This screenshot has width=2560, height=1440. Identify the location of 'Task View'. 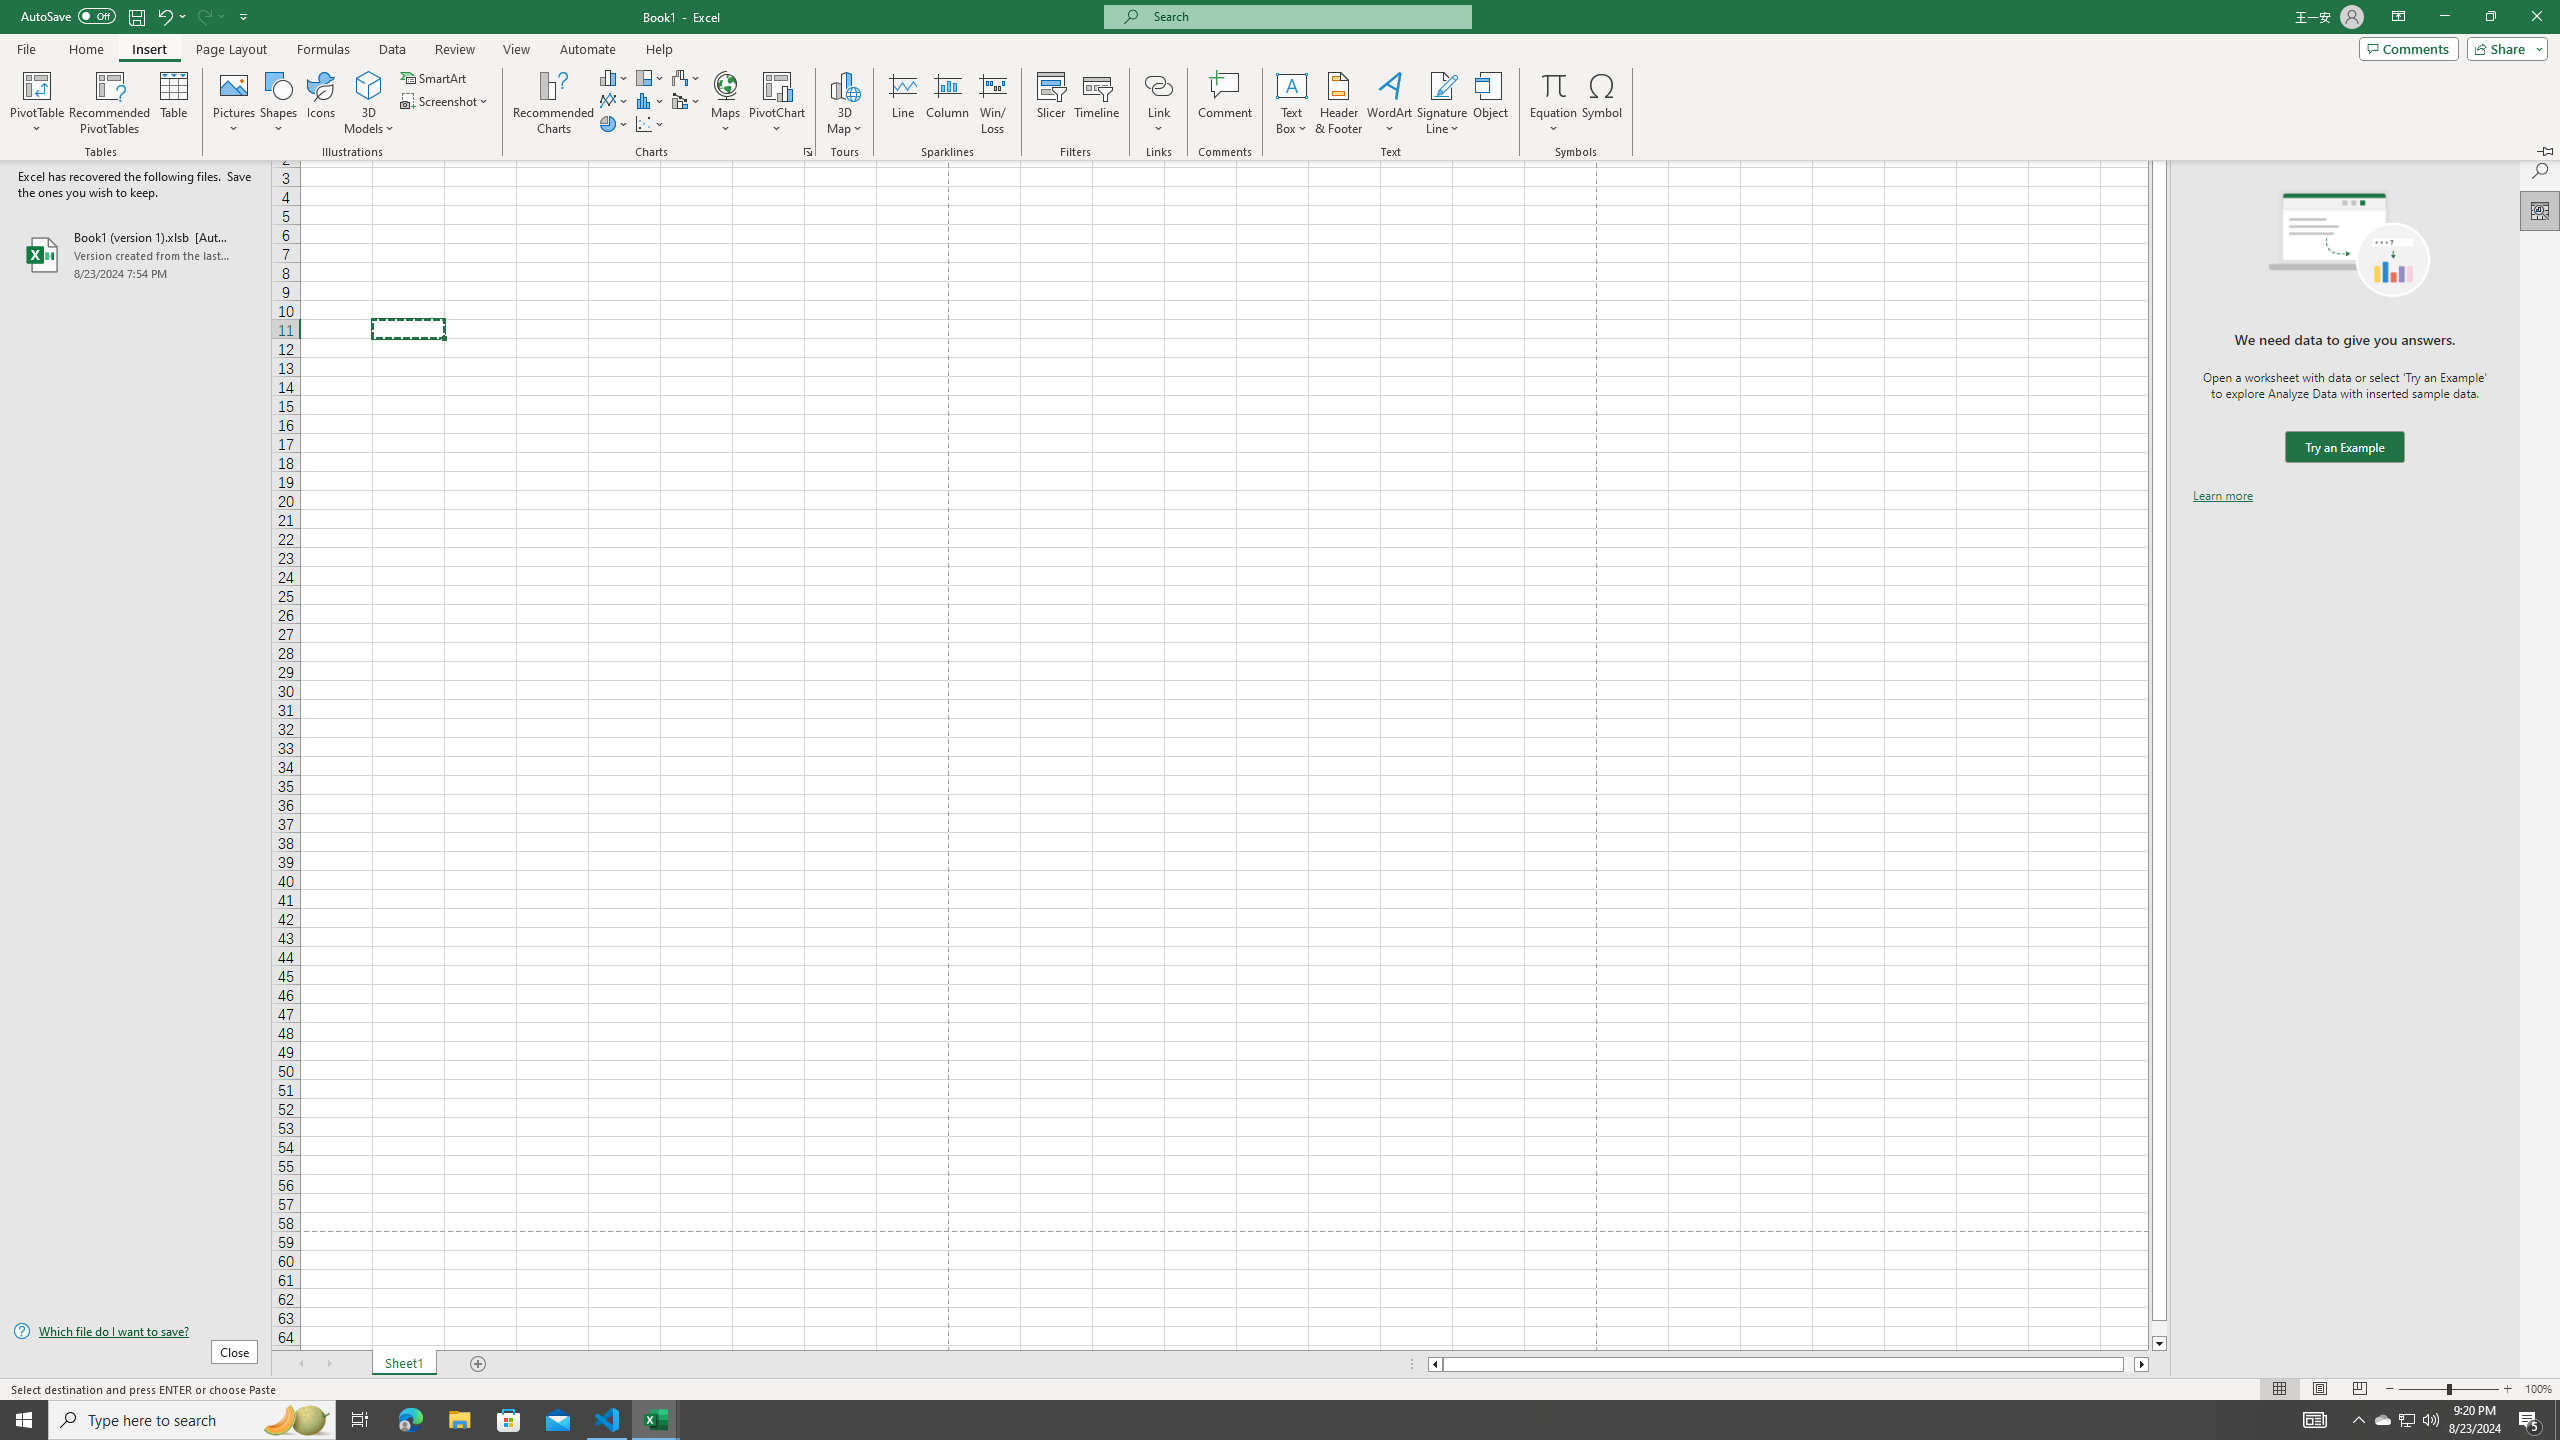
(358, 1418).